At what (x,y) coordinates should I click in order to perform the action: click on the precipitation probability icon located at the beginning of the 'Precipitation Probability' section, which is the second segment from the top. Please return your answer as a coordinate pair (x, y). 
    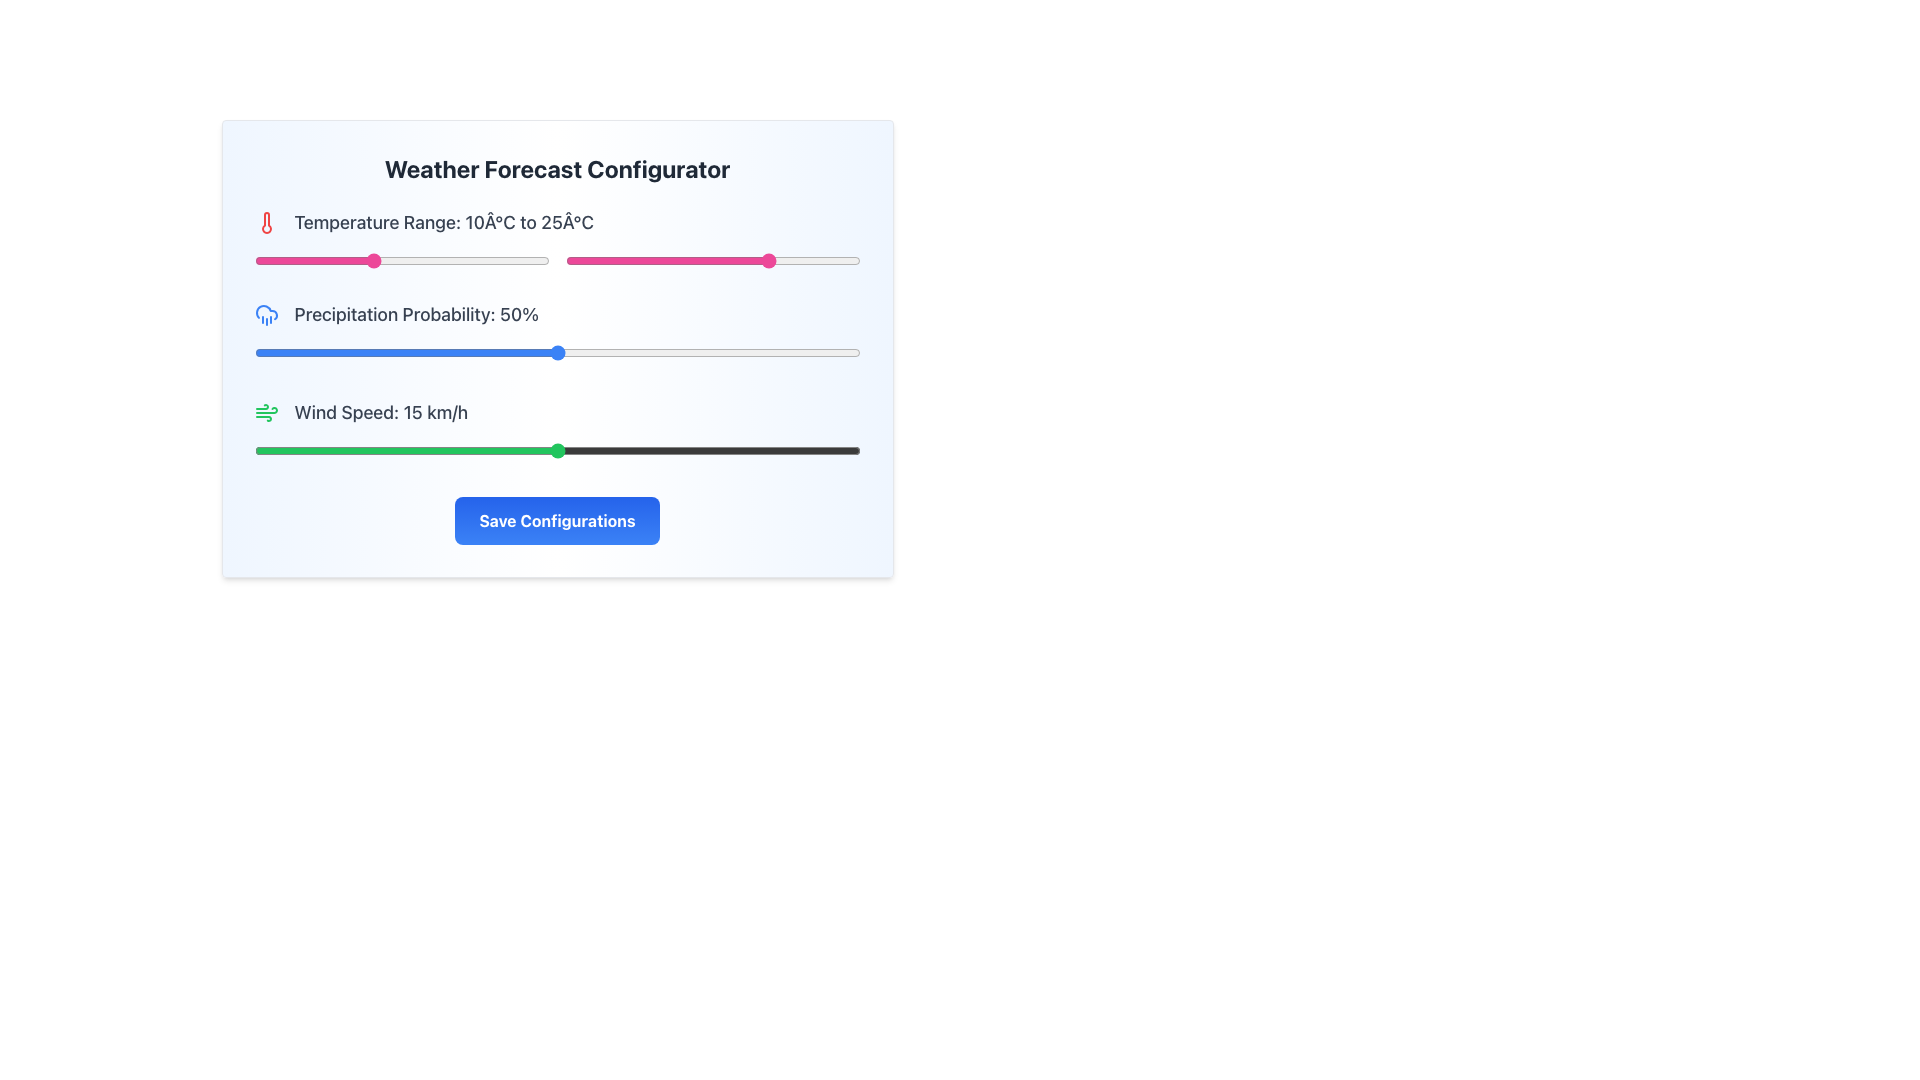
    Looking at the image, I should click on (265, 315).